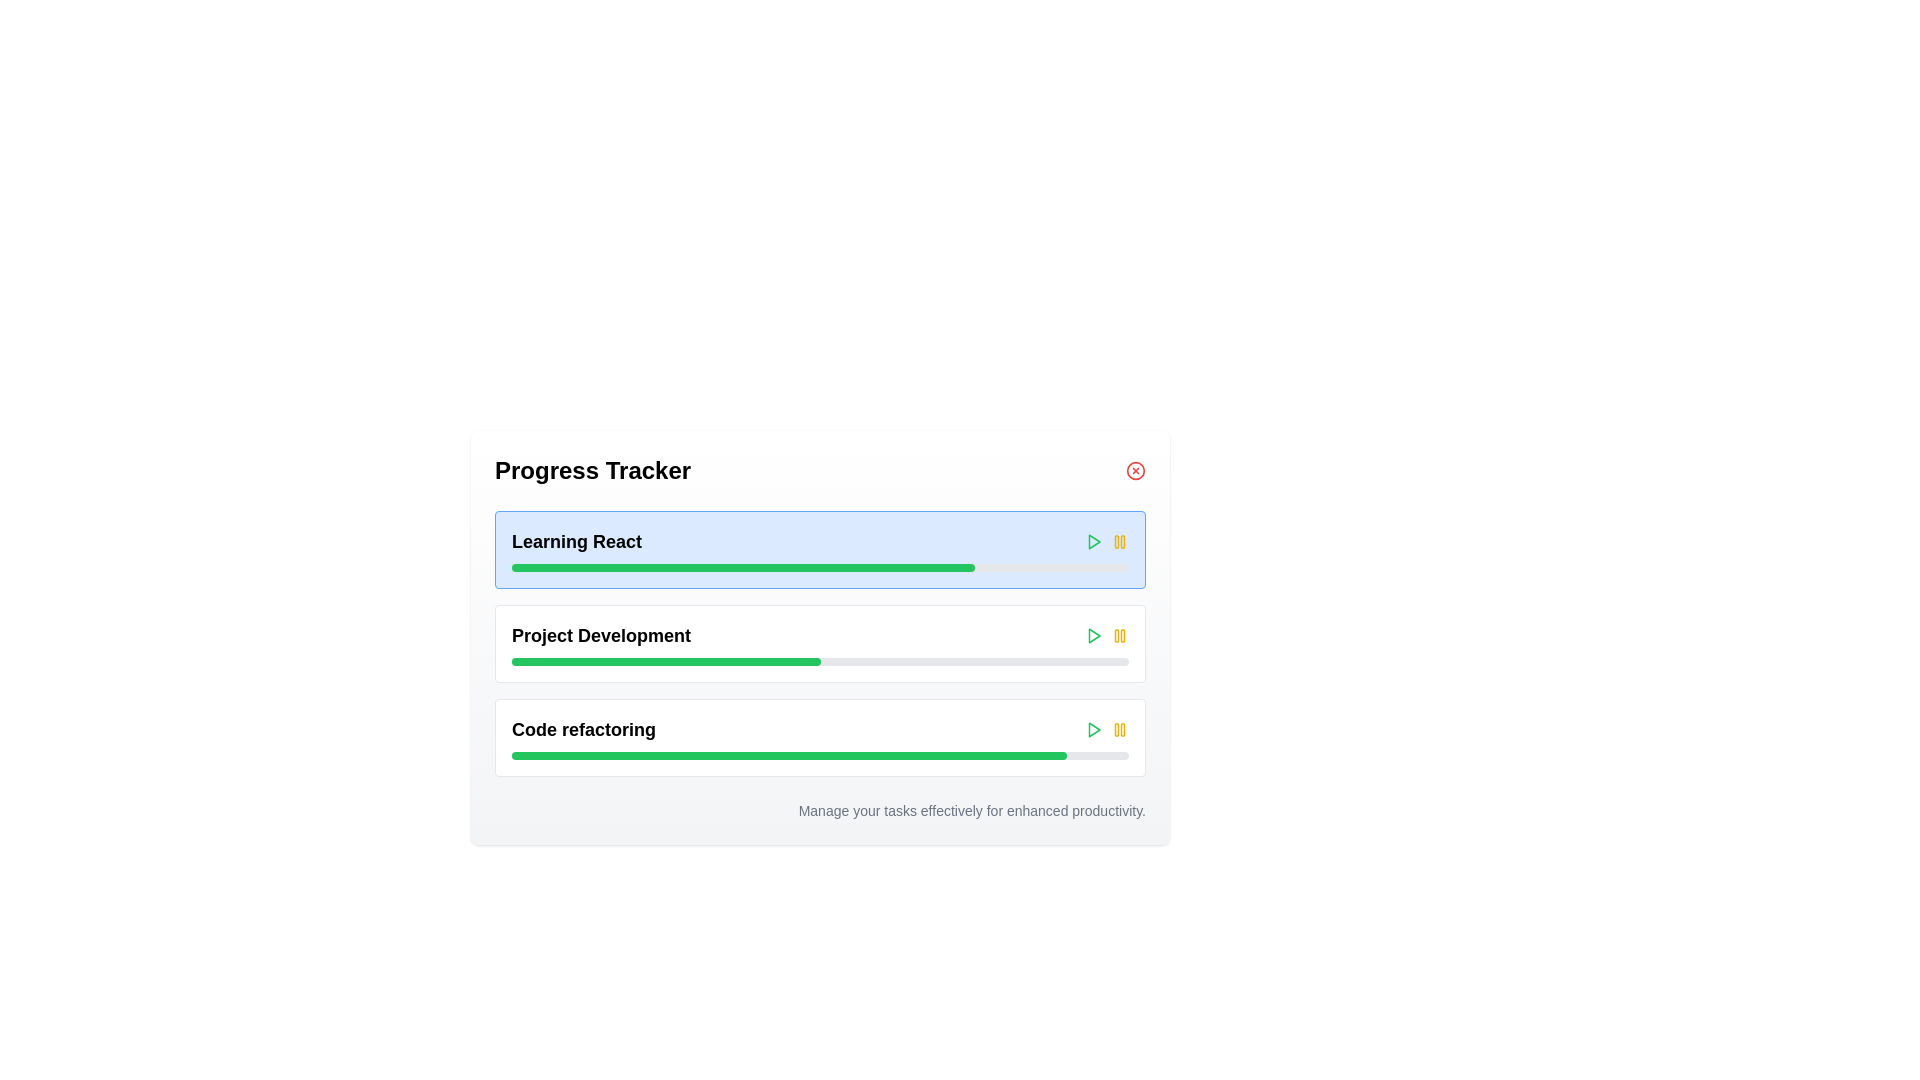 The height and width of the screenshot is (1080, 1920). I want to click on the close button of the 'Progress Tracker' section, so click(1136, 470).